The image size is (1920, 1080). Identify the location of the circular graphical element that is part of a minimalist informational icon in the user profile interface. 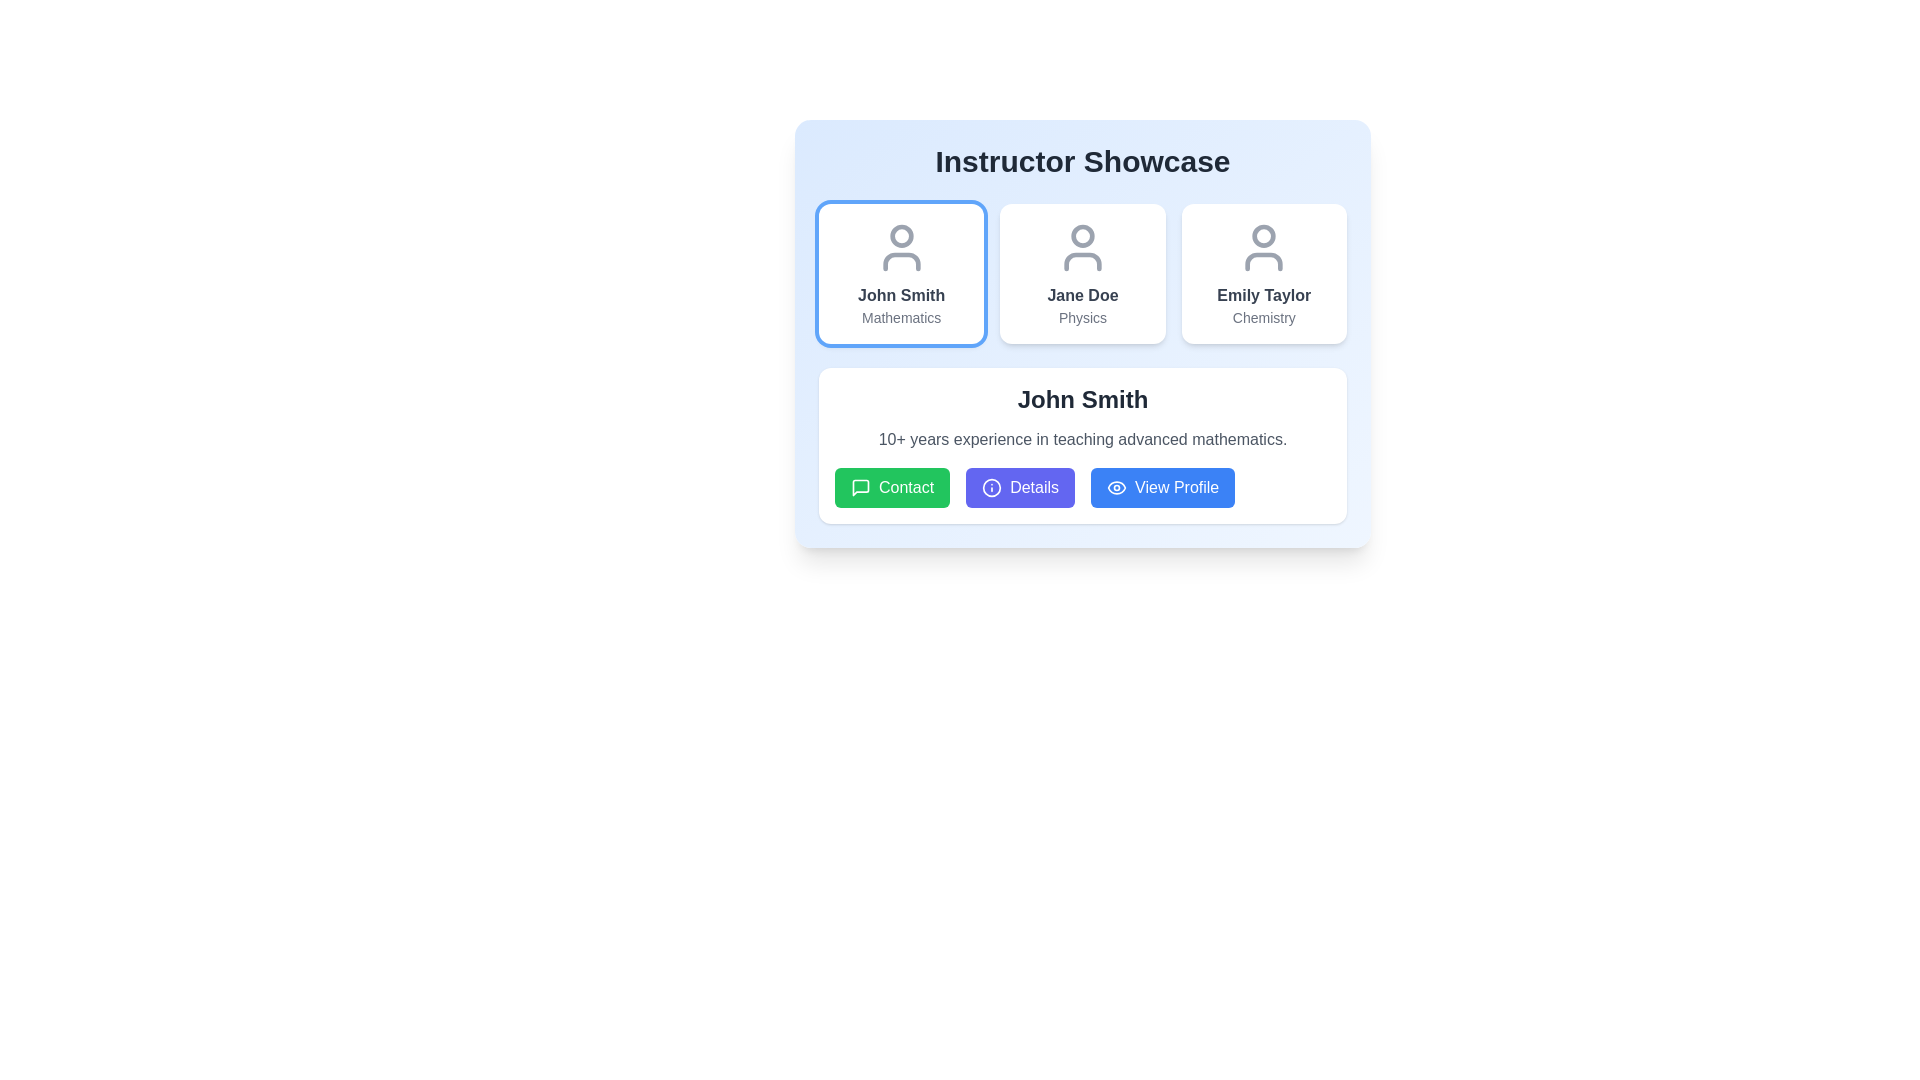
(992, 488).